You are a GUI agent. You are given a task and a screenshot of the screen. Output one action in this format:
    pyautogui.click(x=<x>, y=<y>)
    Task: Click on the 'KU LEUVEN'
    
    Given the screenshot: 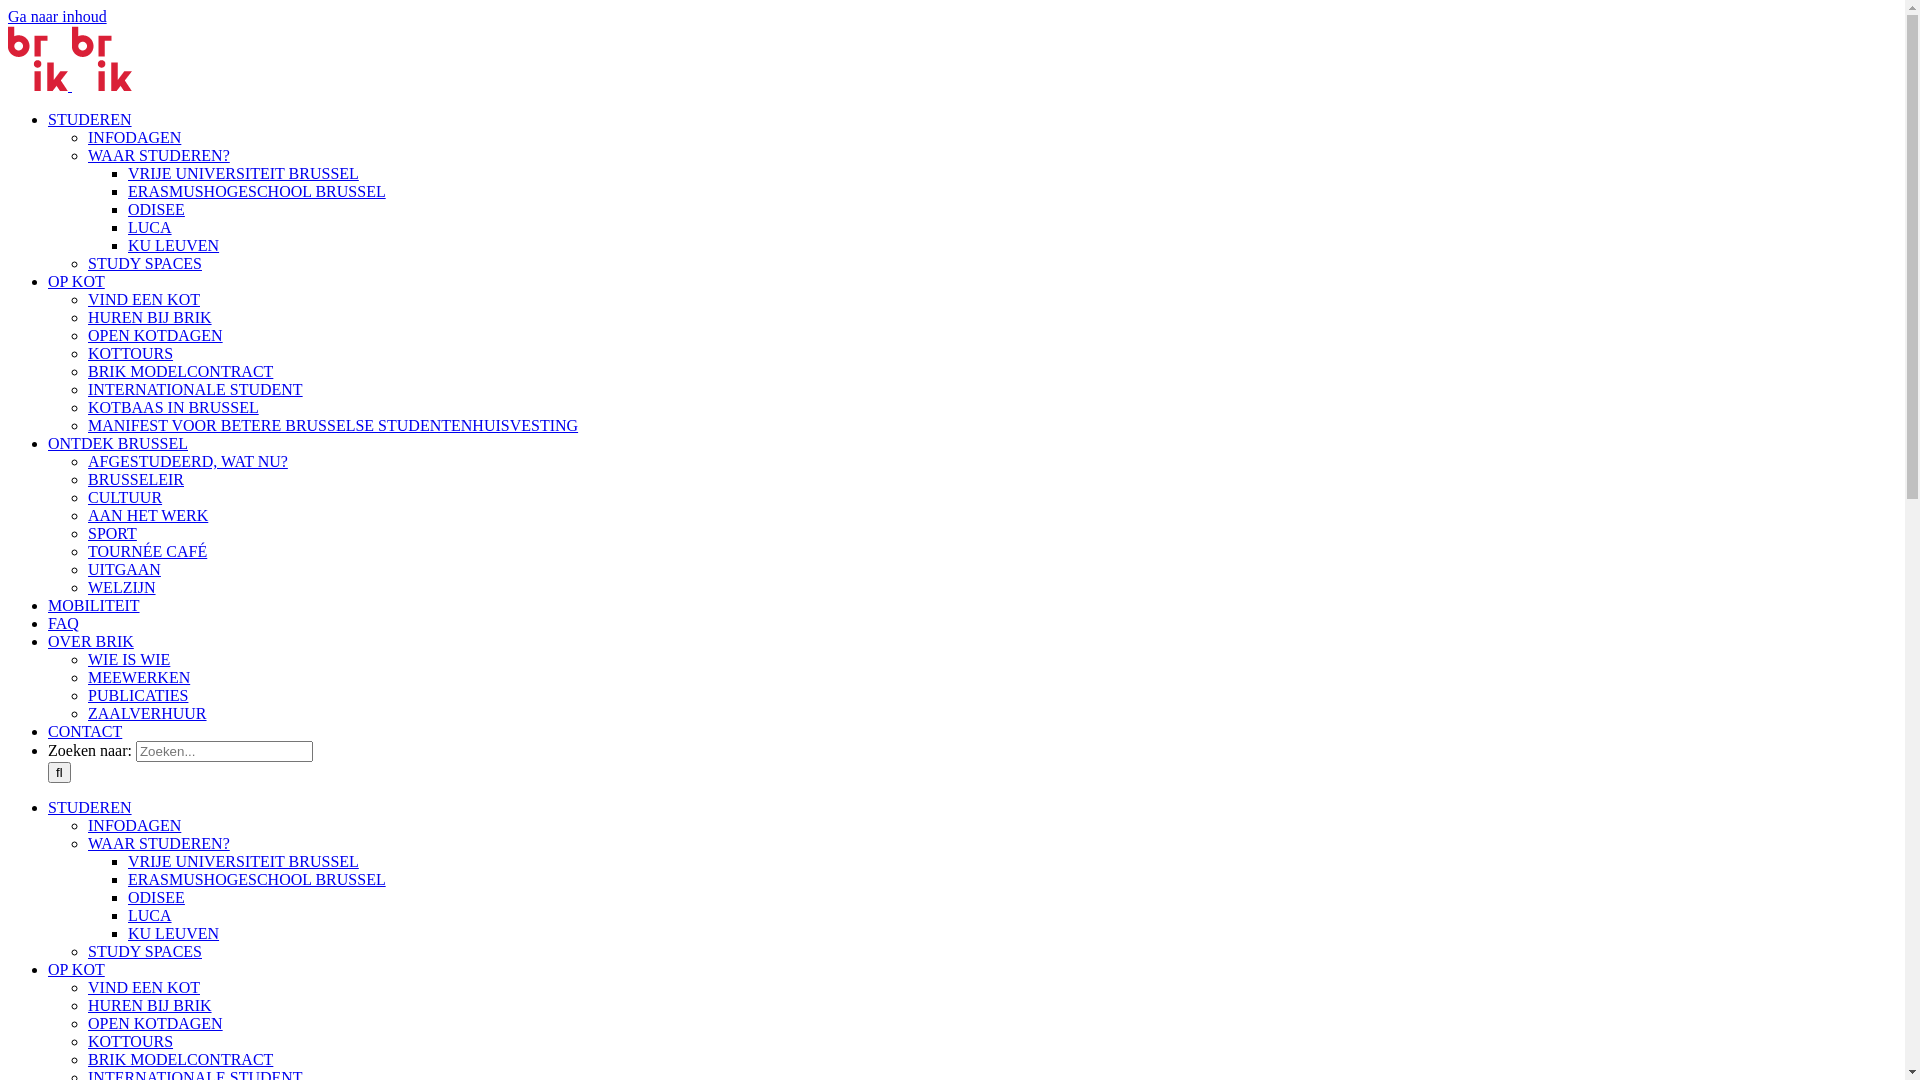 What is the action you would take?
    pyautogui.click(x=127, y=244)
    